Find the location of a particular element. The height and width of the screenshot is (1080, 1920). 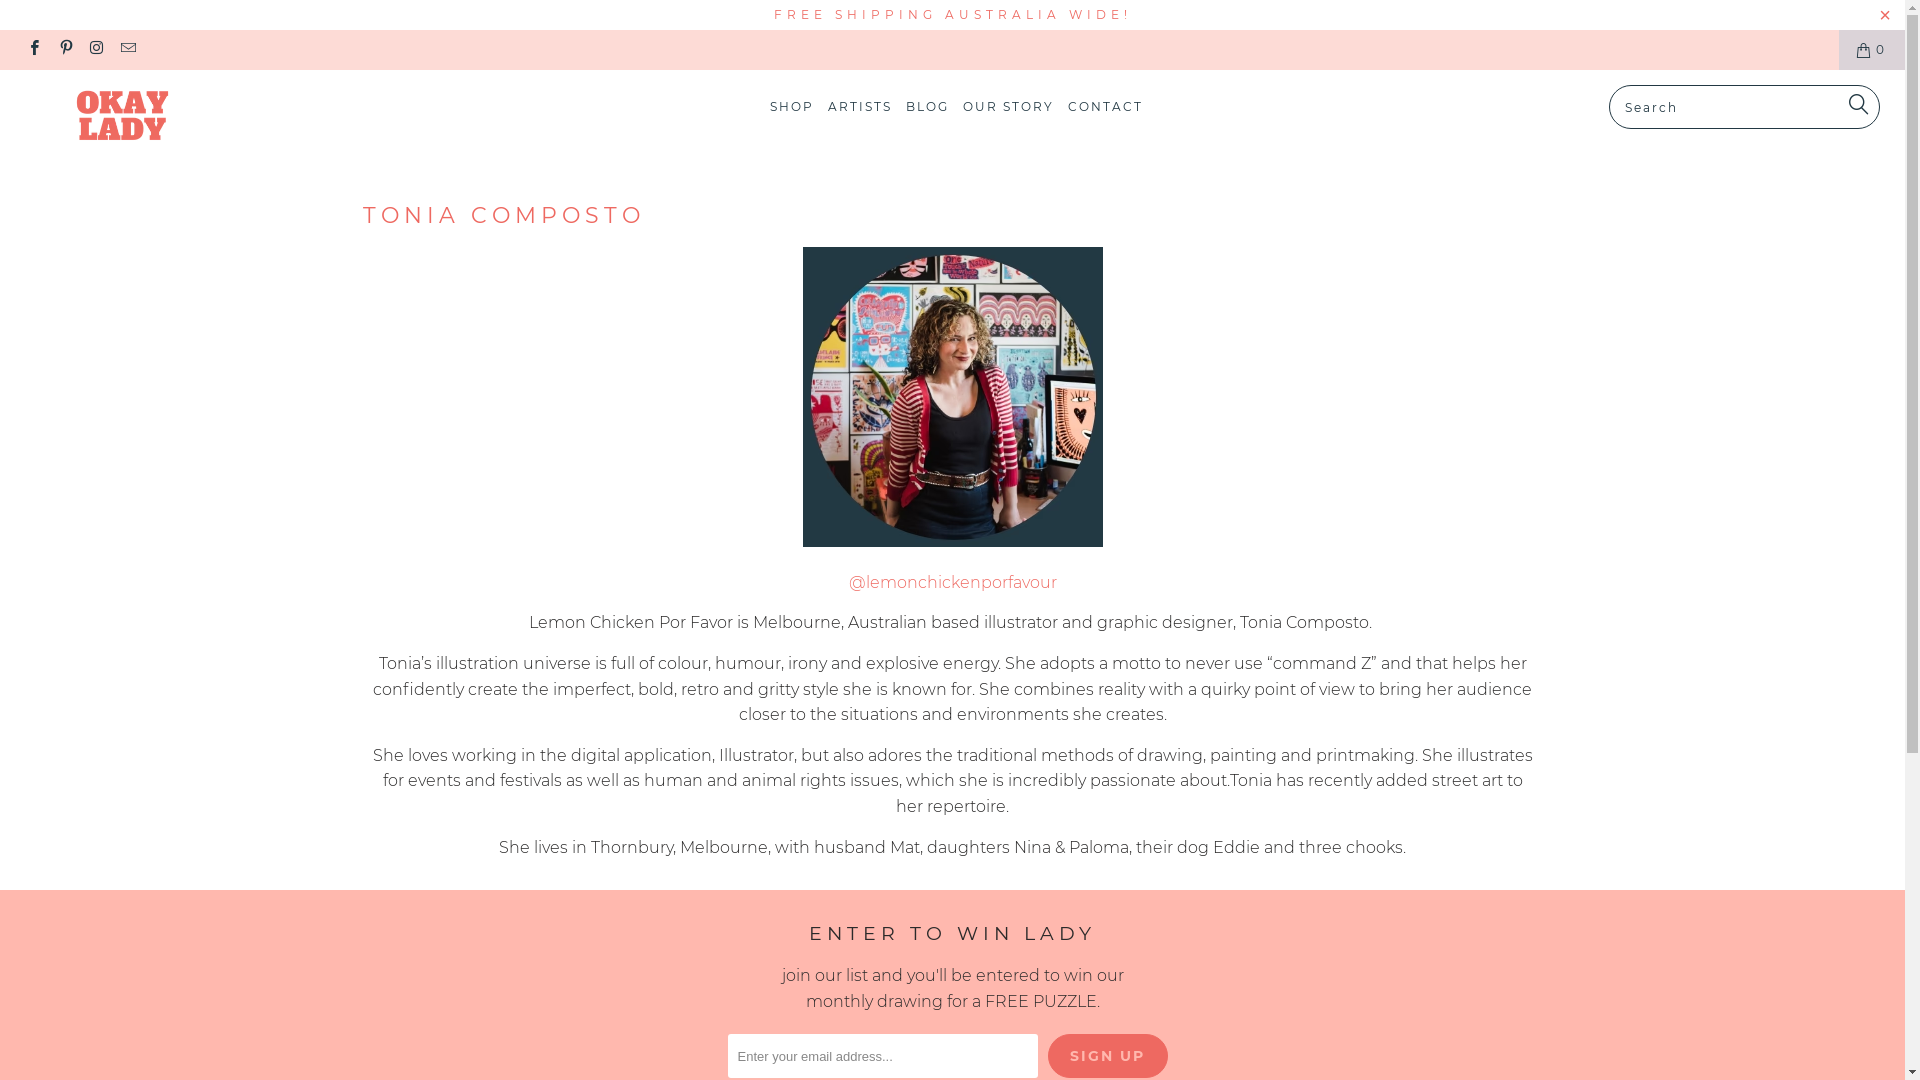

'Okay Lady' is located at coordinates (162, 117).